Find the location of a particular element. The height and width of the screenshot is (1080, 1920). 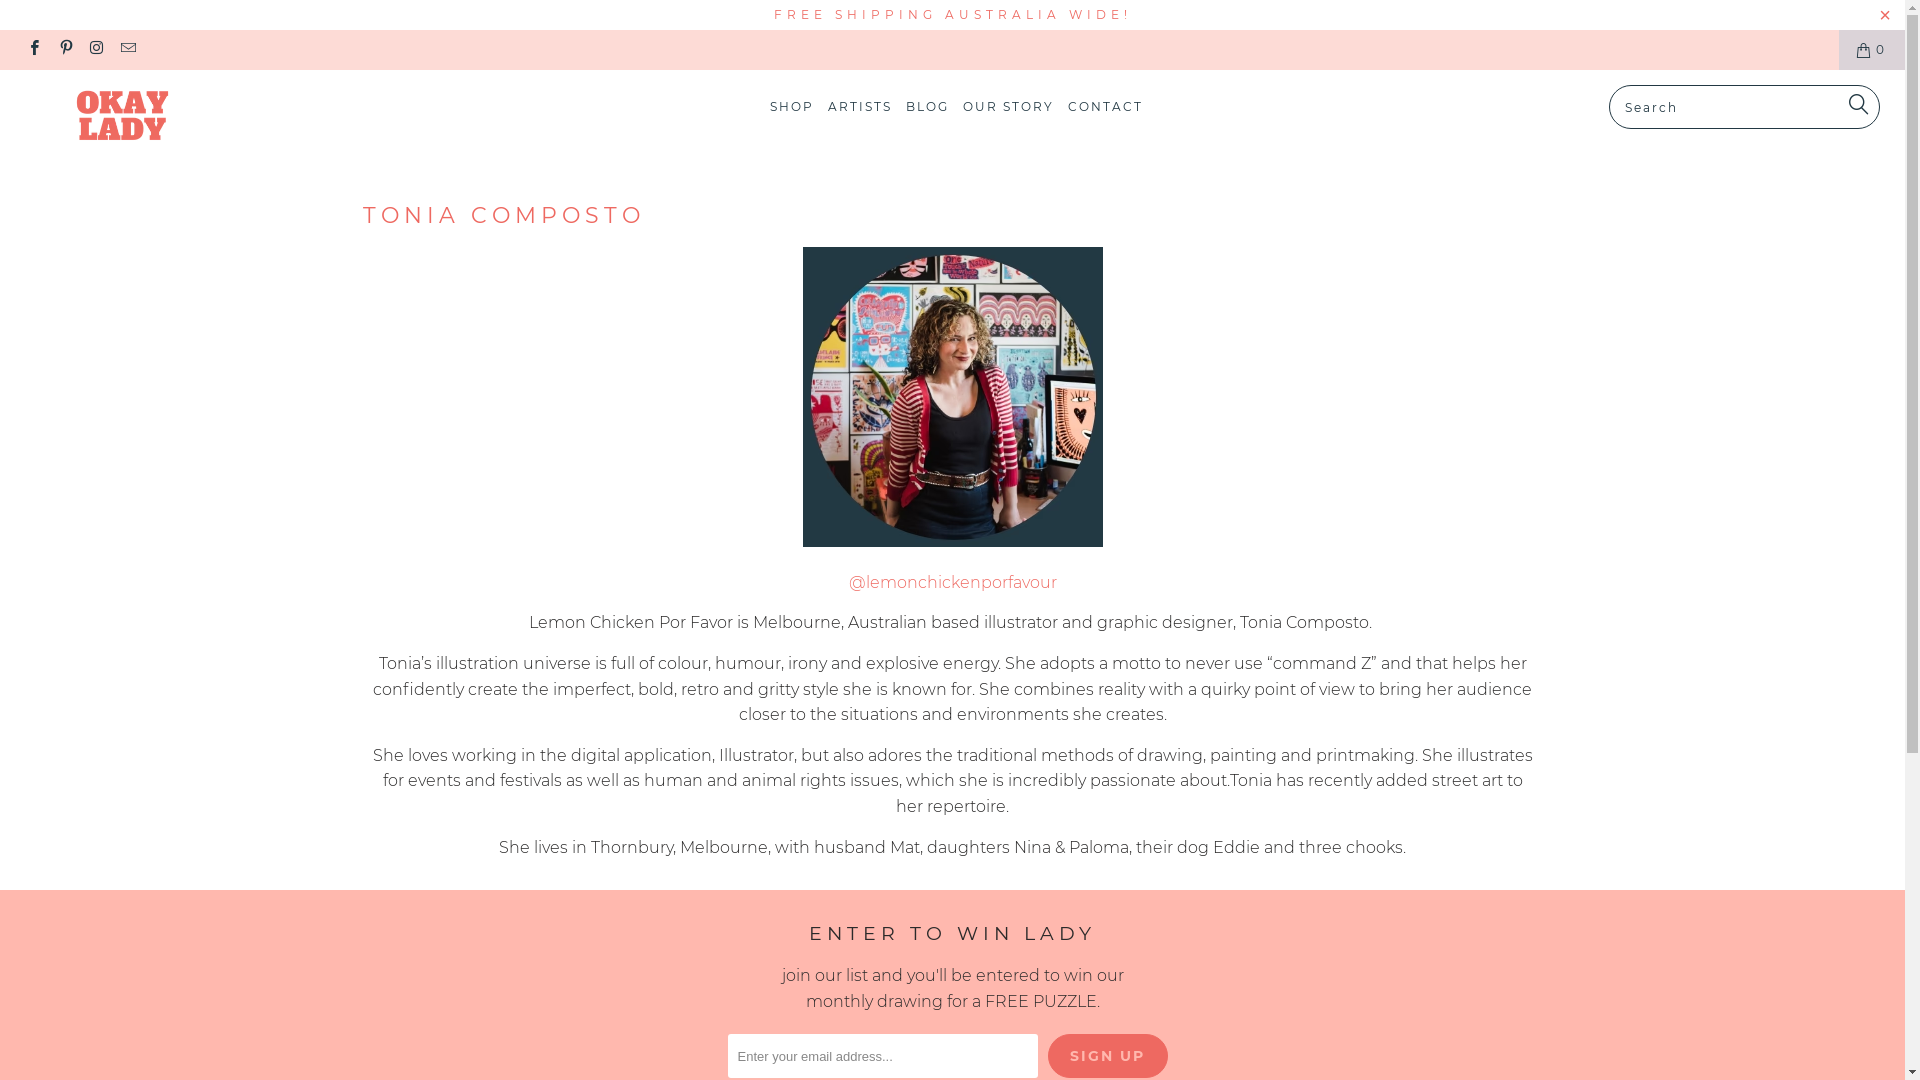

'Okay Lady' is located at coordinates (162, 117).